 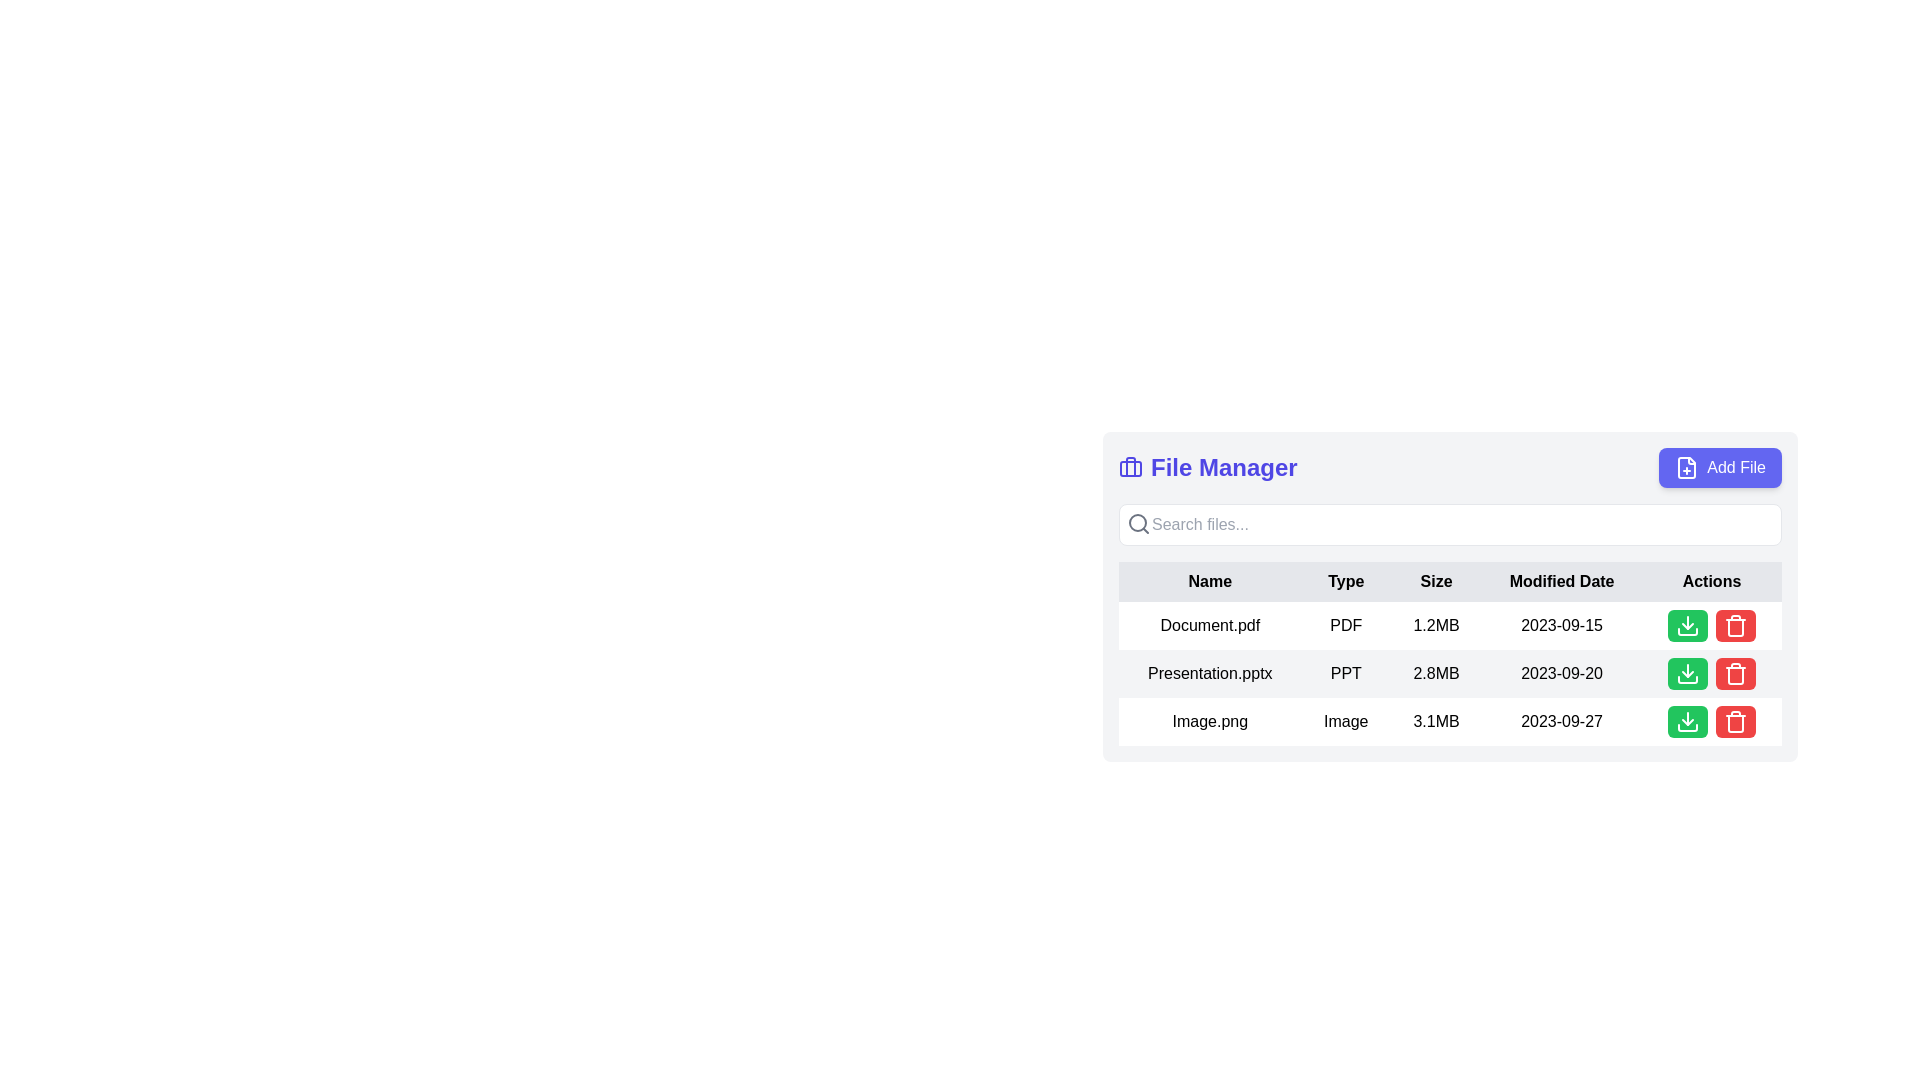 I want to click on the Text label indicating the file type 'PPT' in the second row of the file manager table, adjacent to 'Presentation.pptx', so click(x=1346, y=674).